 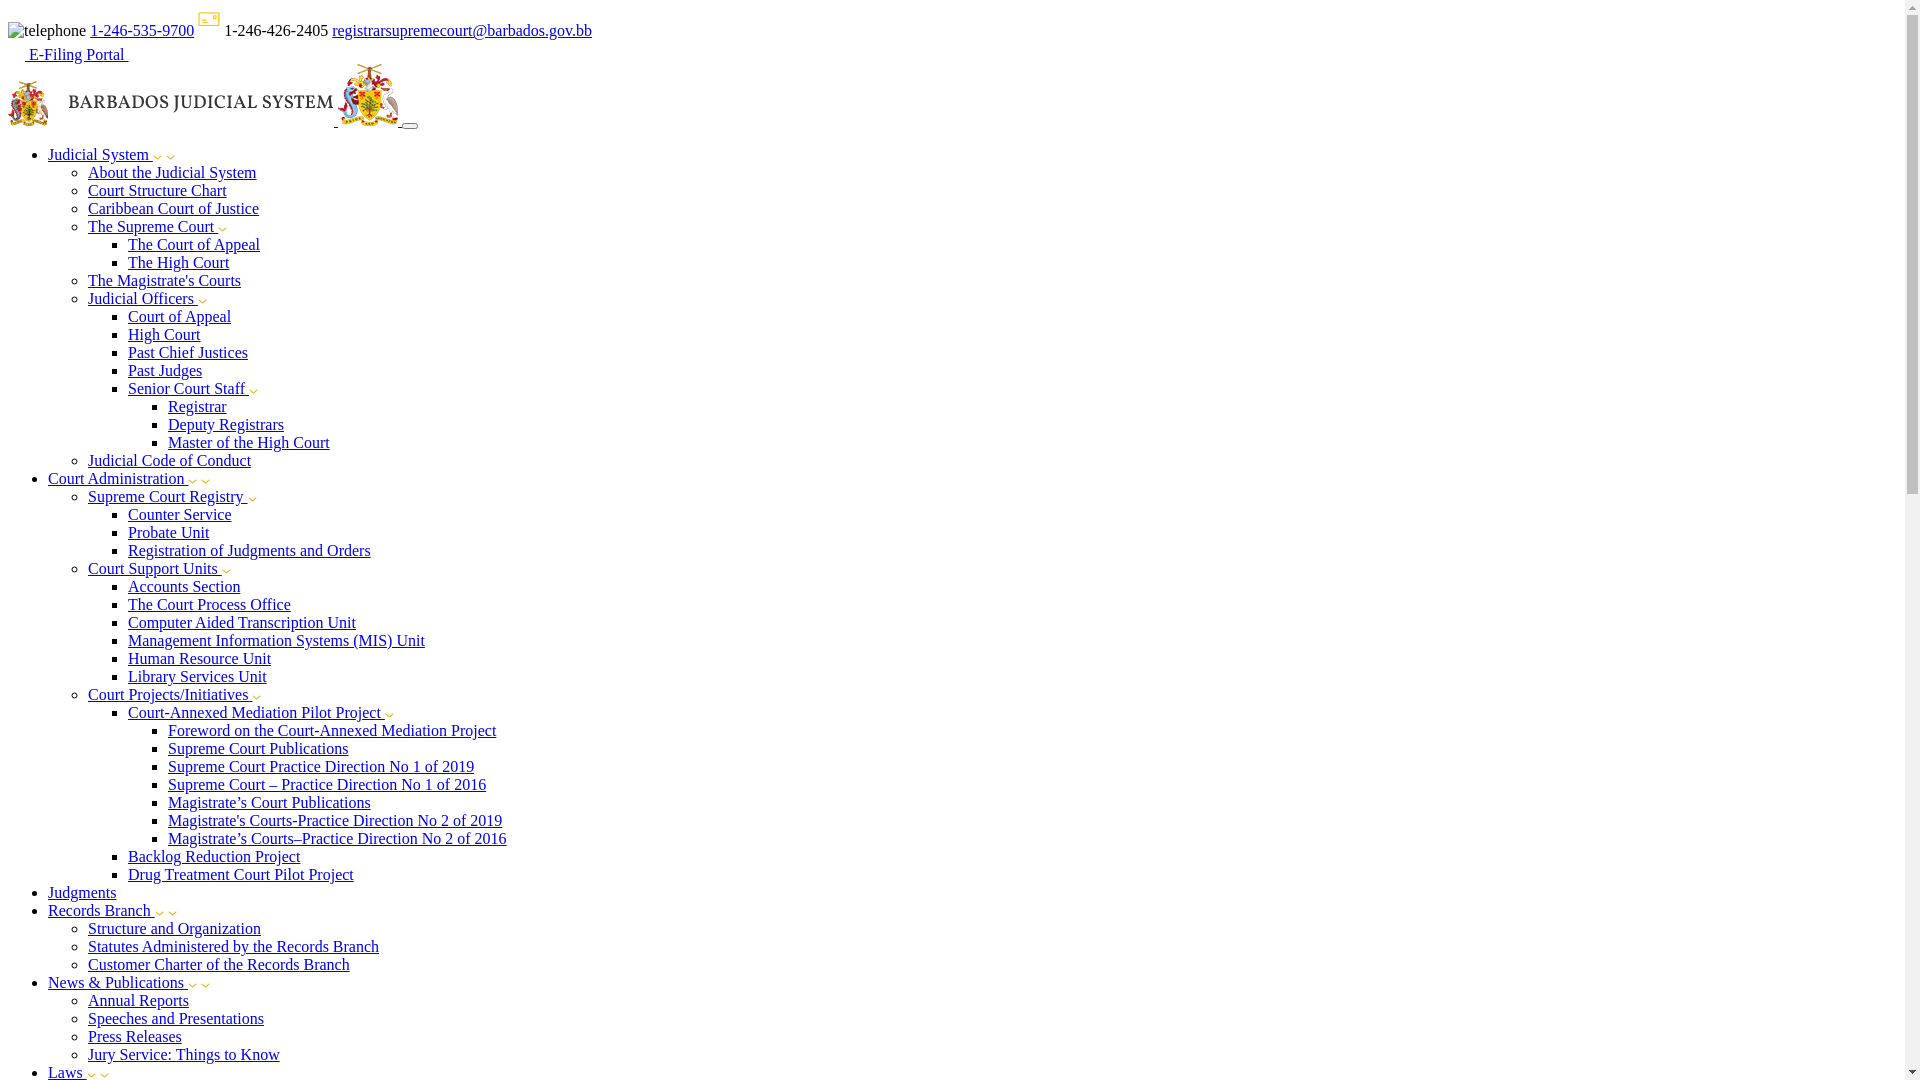 What do you see at coordinates (48, 478) in the screenshot?
I see `'Court Administration'` at bounding box center [48, 478].